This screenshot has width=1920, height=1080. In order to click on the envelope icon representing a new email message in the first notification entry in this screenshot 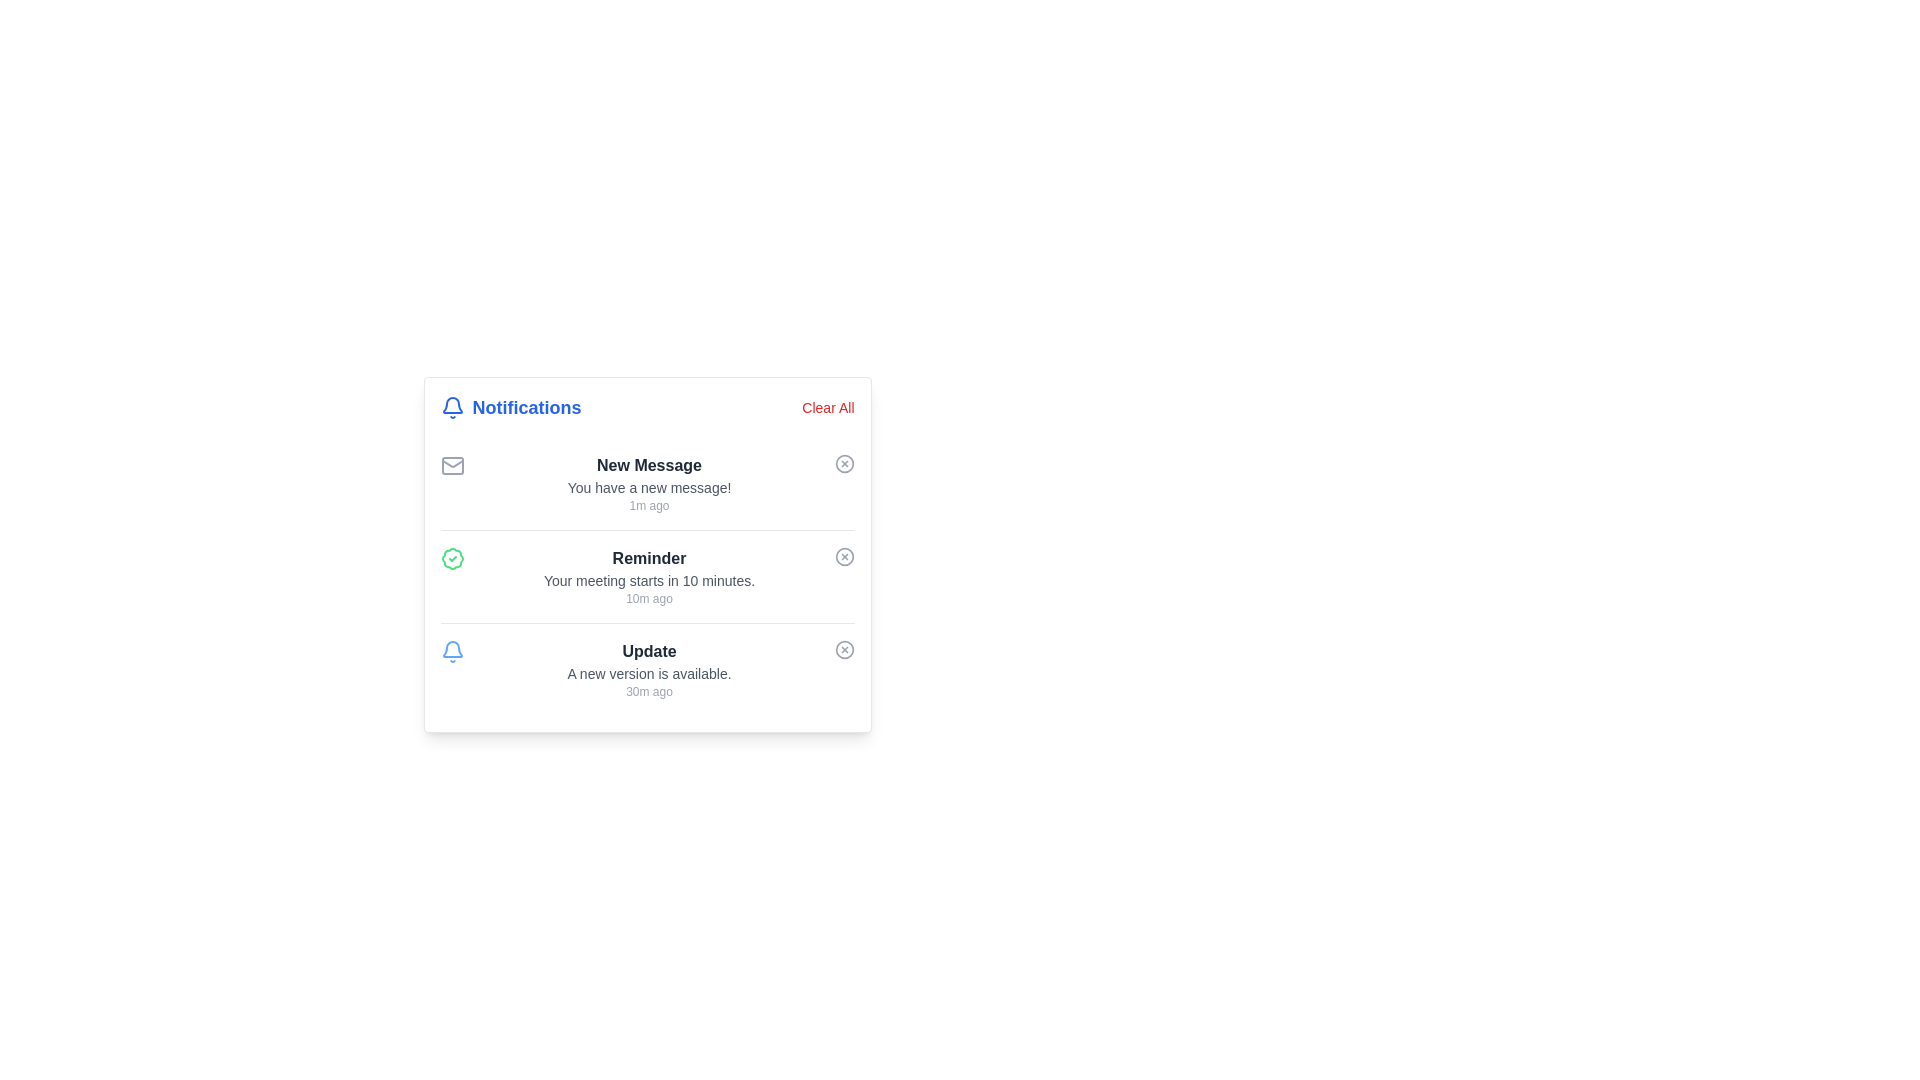, I will do `click(451, 466)`.